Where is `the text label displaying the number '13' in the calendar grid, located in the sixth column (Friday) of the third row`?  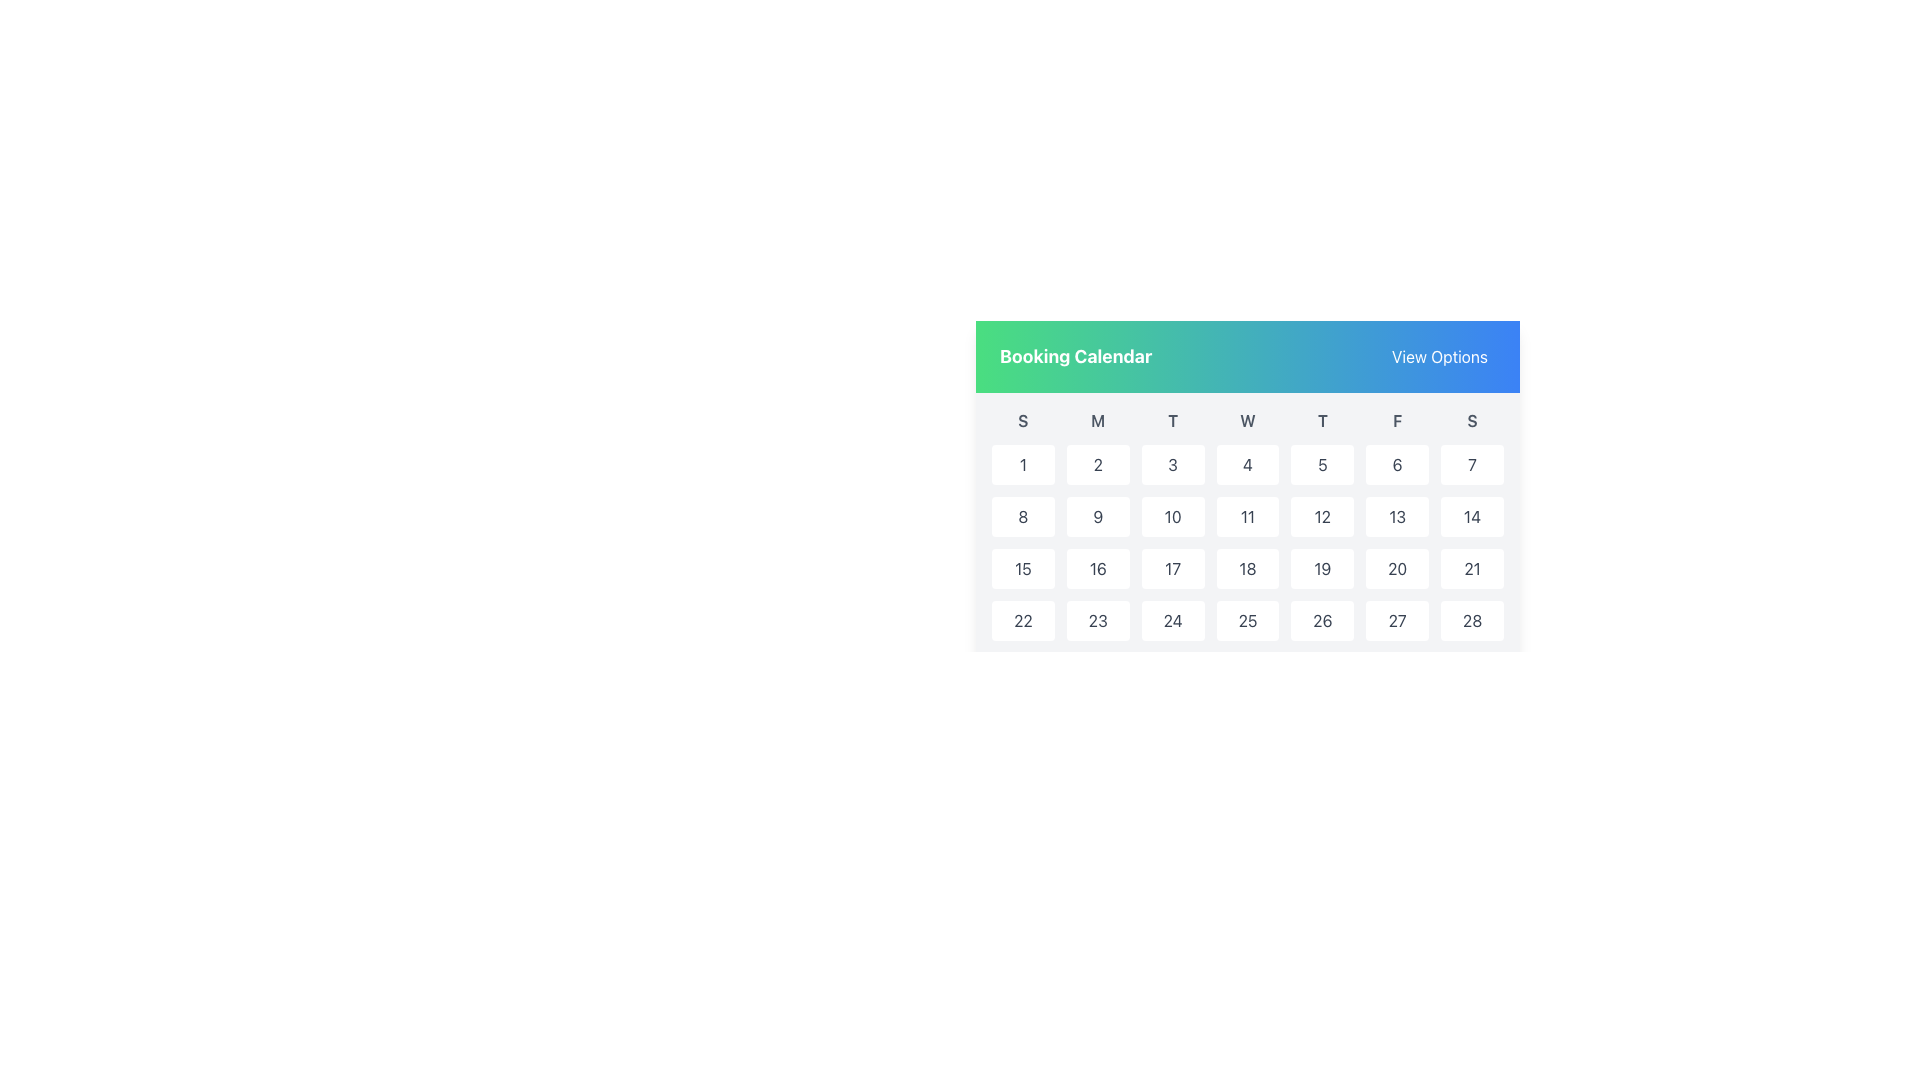 the text label displaying the number '13' in the calendar grid, located in the sixth column (Friday) of the third row is located at coordinates (1396, 515).